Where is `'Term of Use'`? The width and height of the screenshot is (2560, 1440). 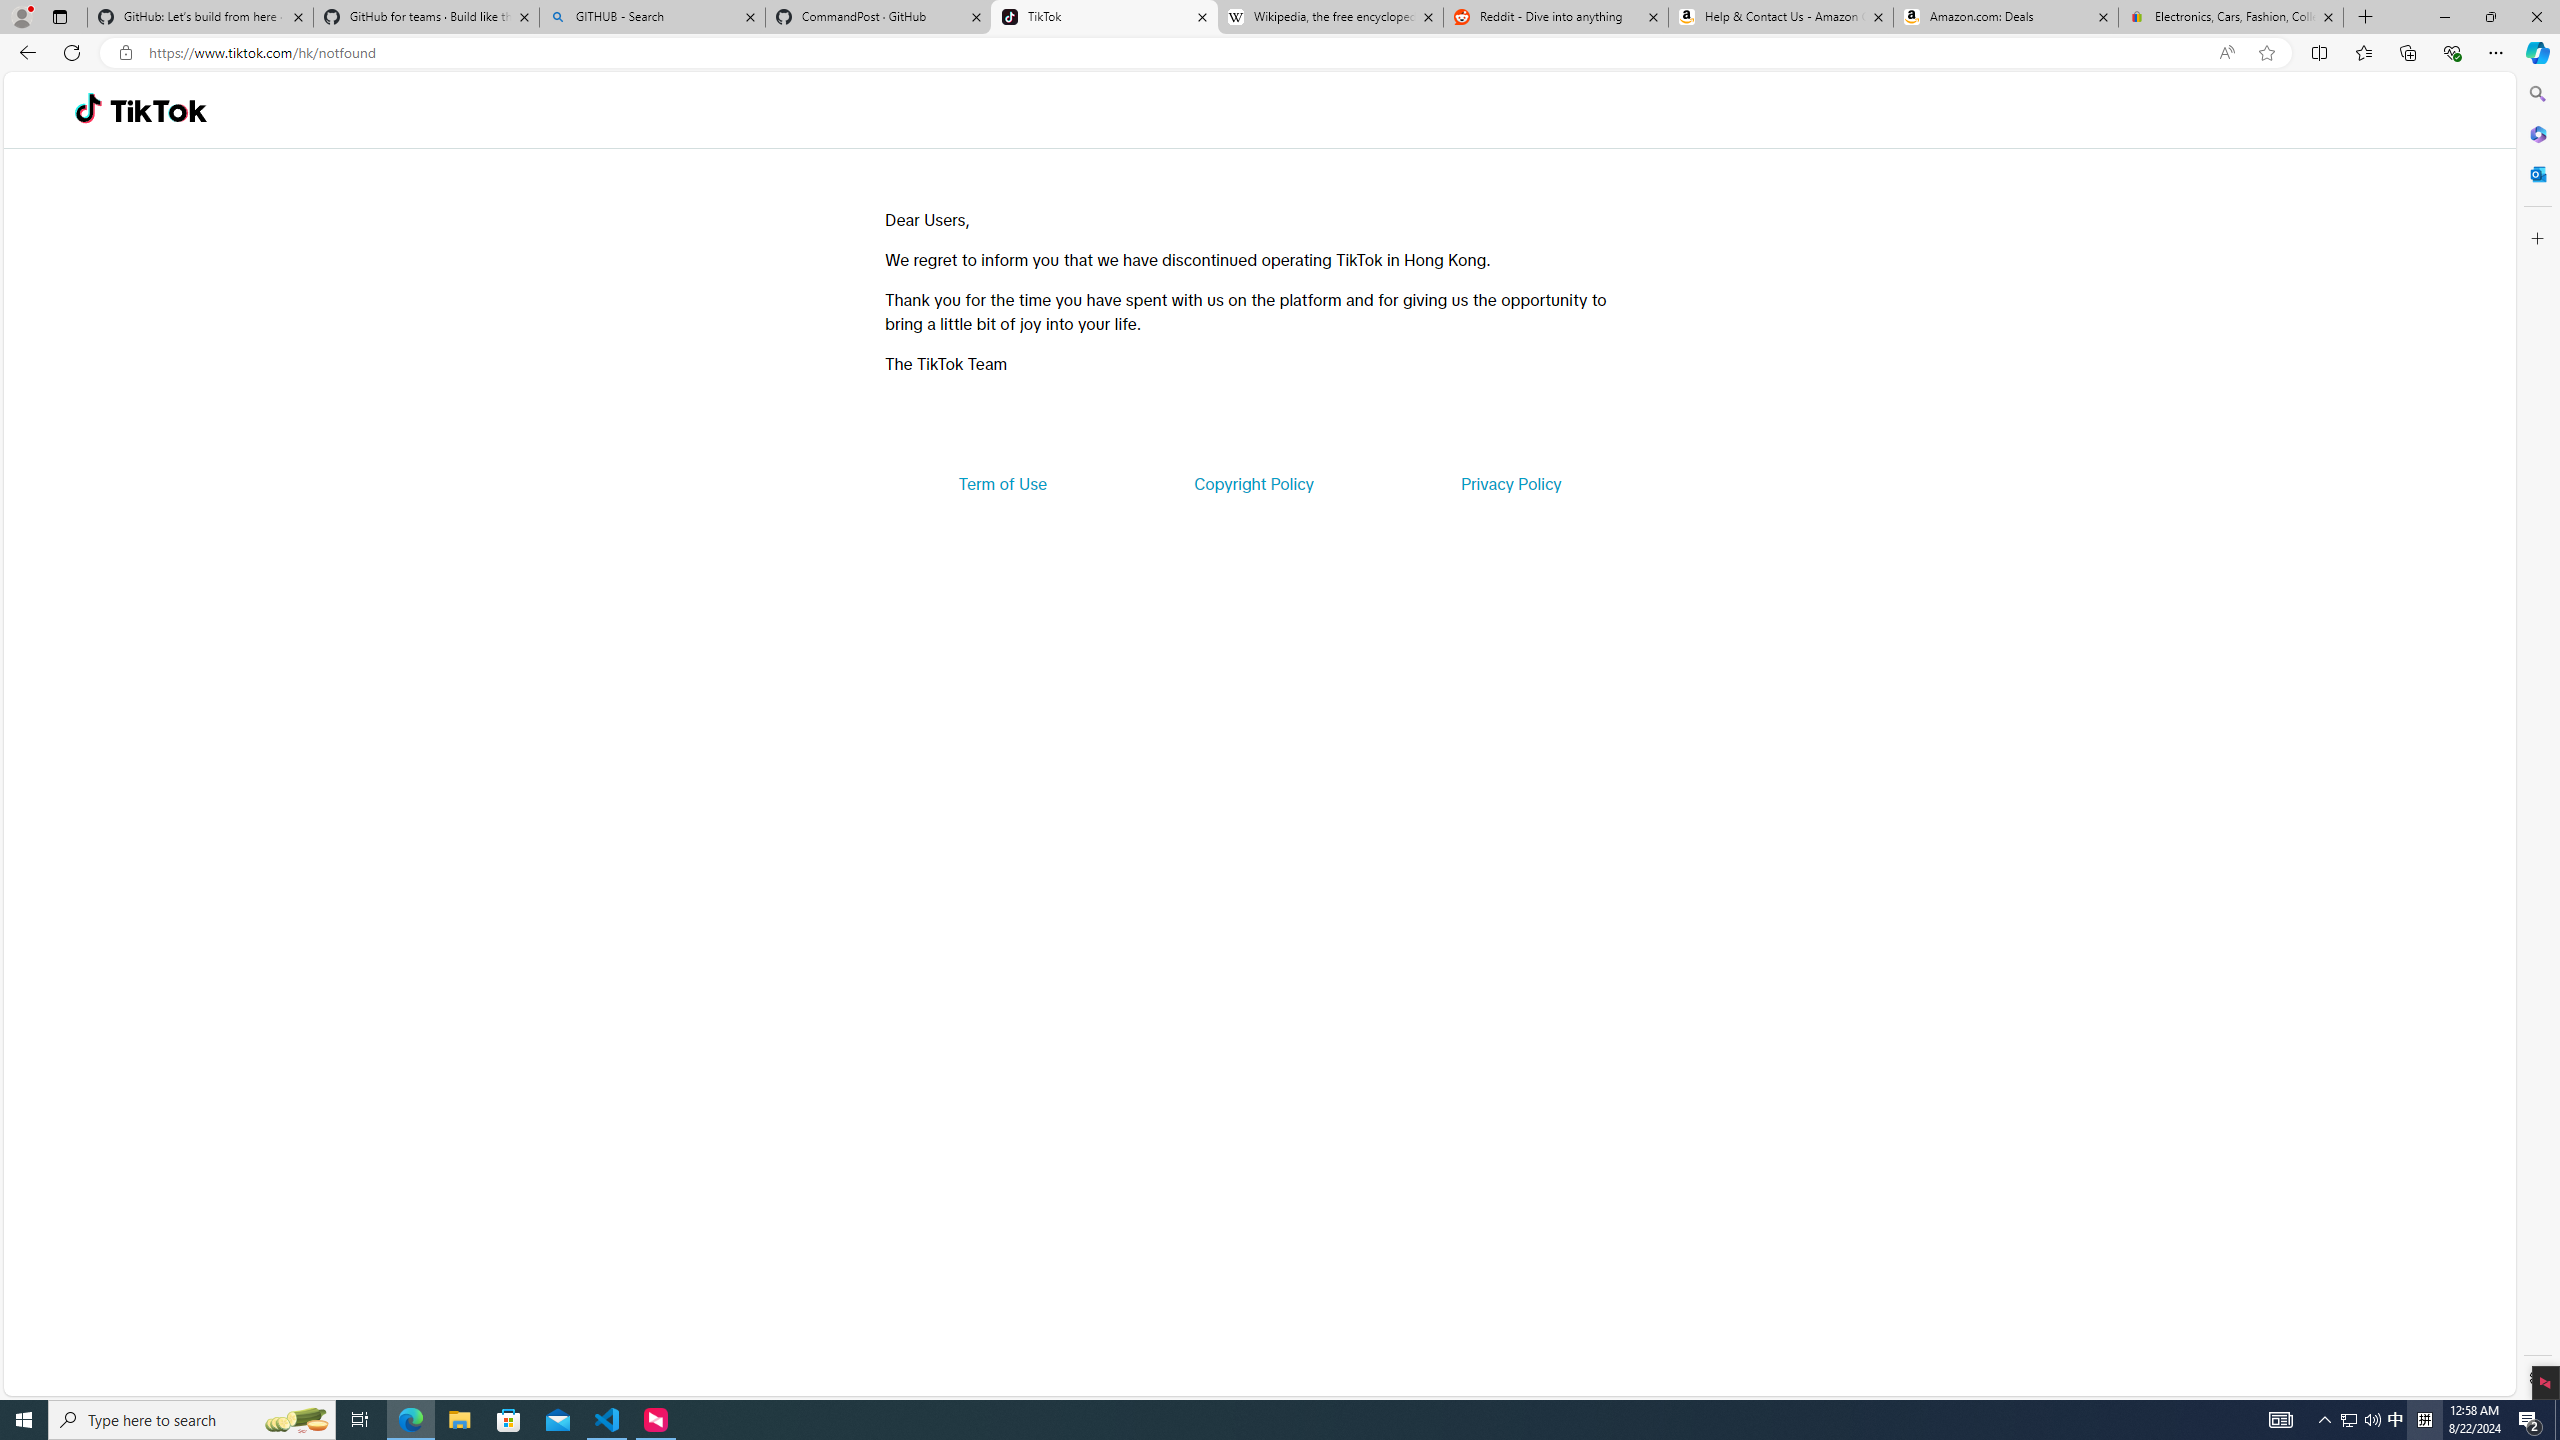 'Term of Use' is located at coordinates (1002, 482).